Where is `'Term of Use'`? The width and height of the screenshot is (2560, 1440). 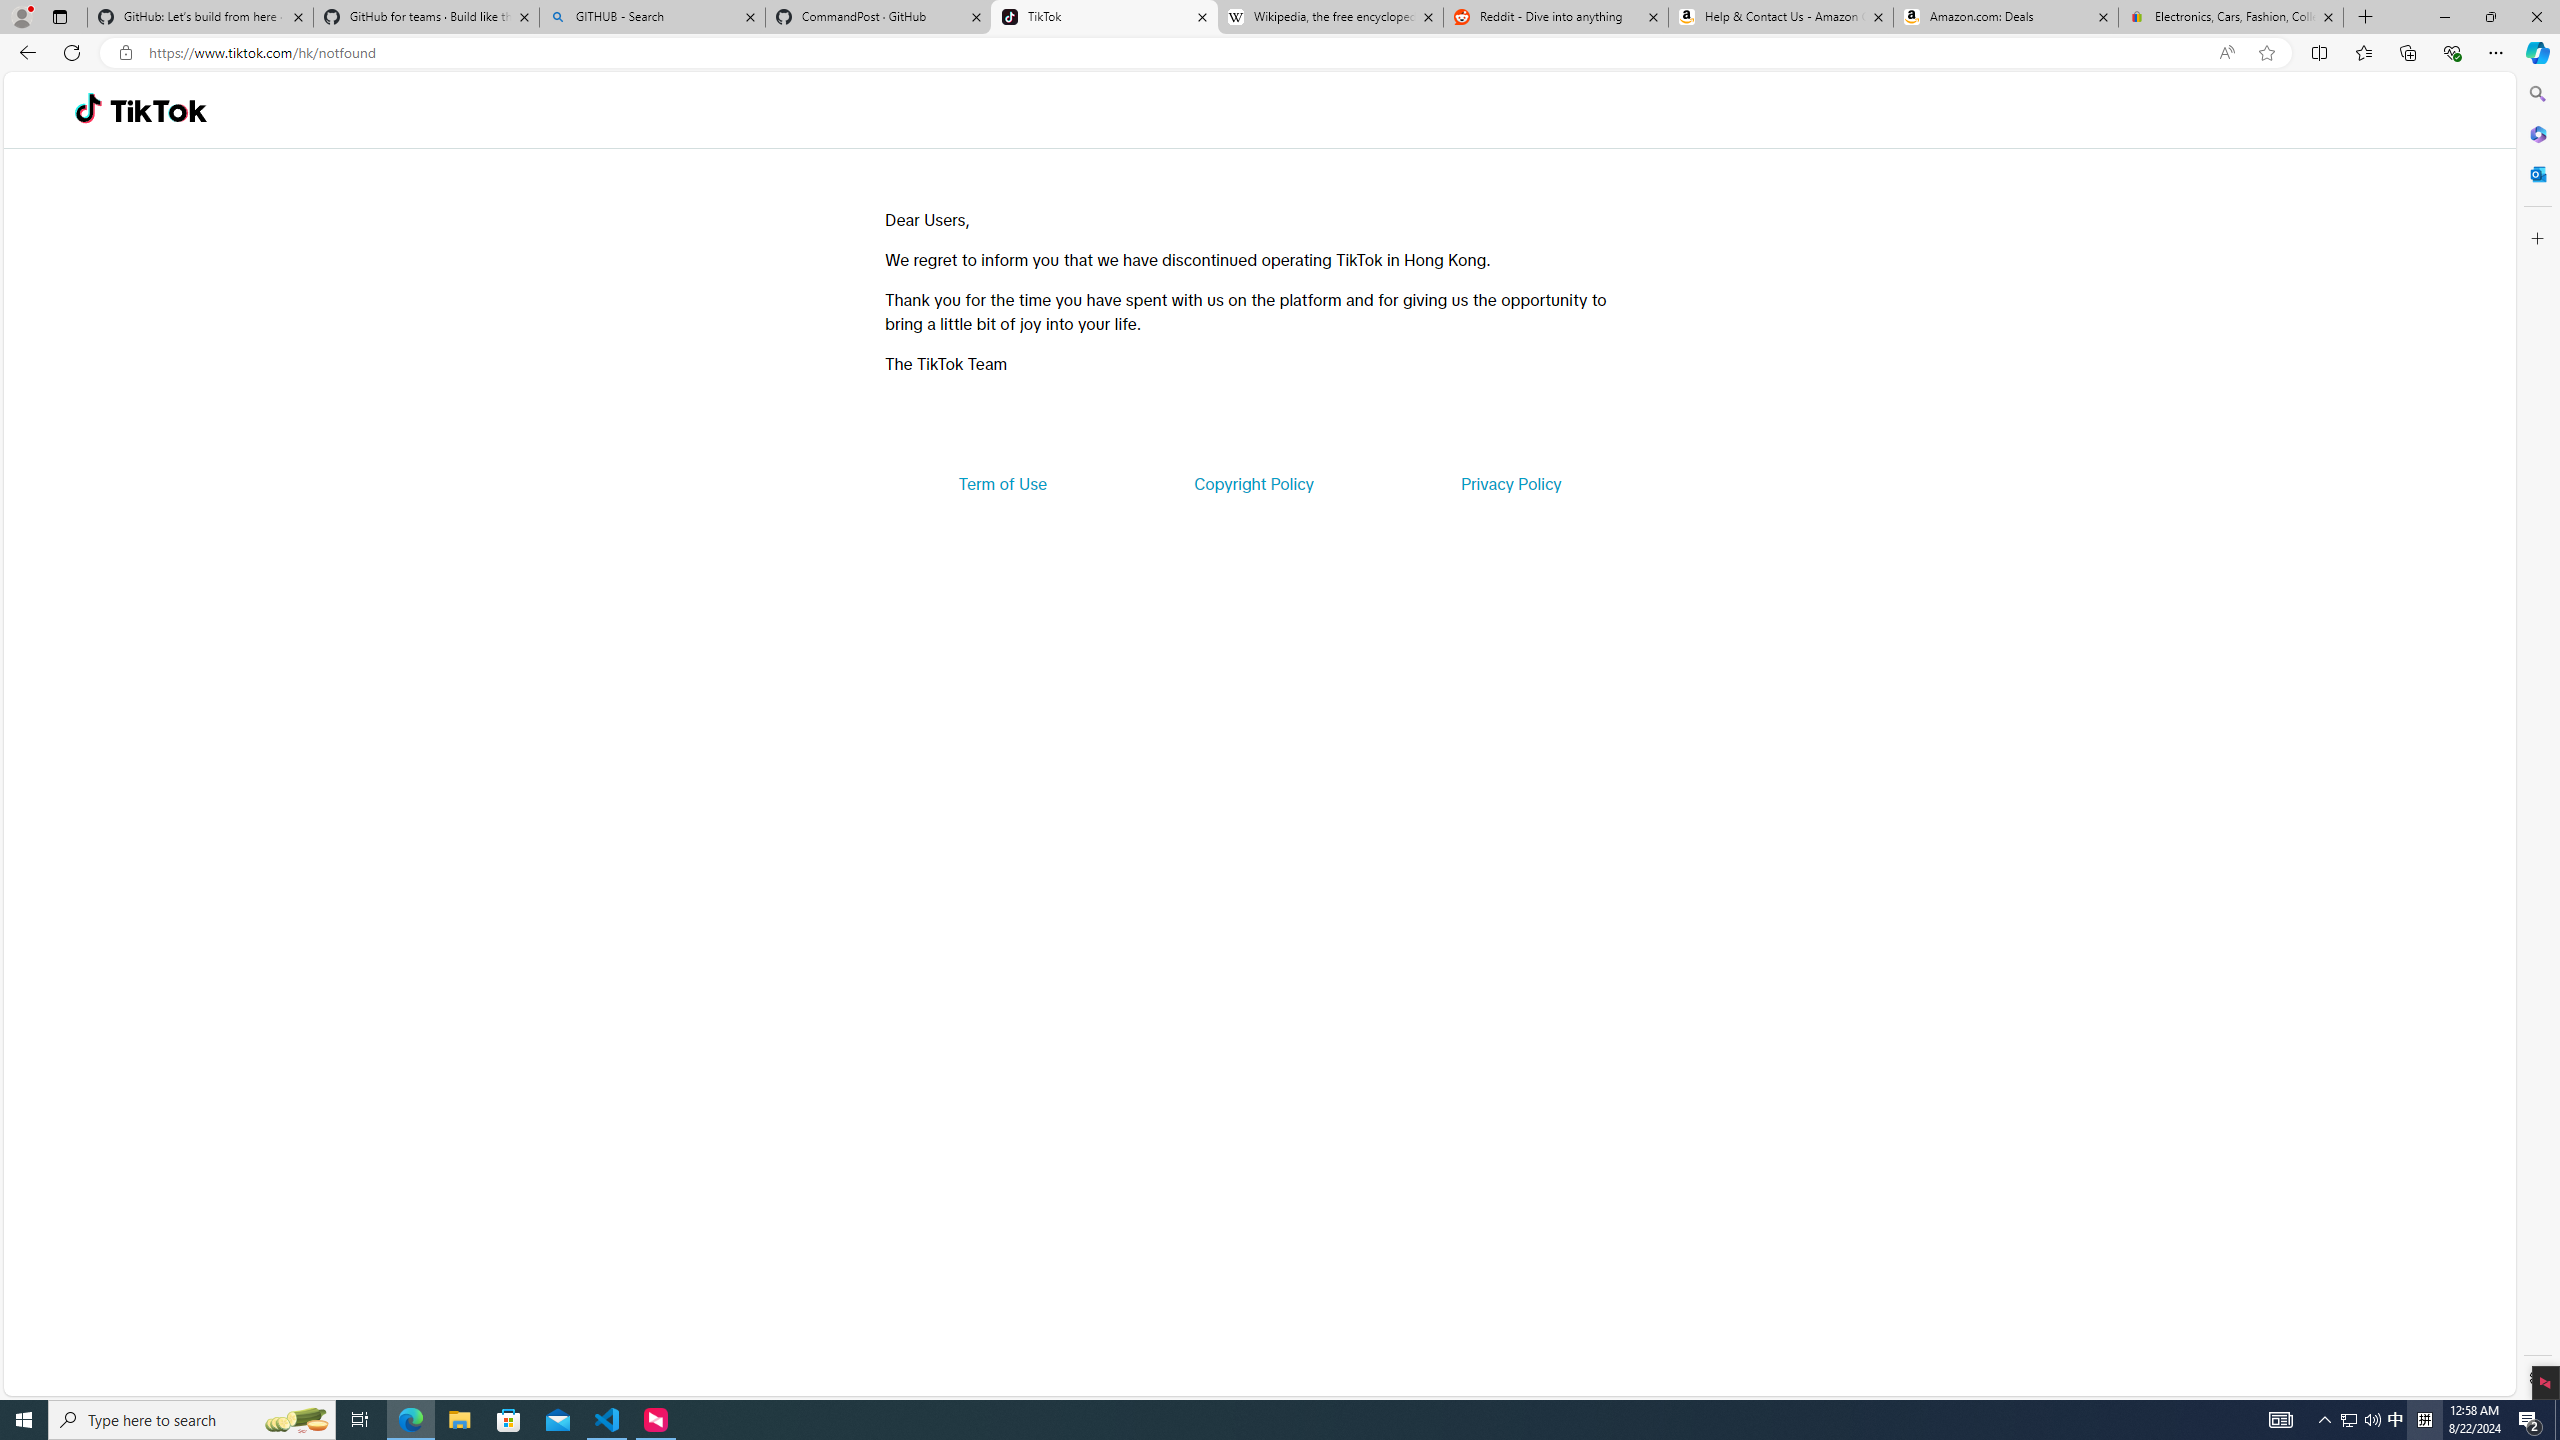 'Term of Use' is located at coordinates (1002, 482).